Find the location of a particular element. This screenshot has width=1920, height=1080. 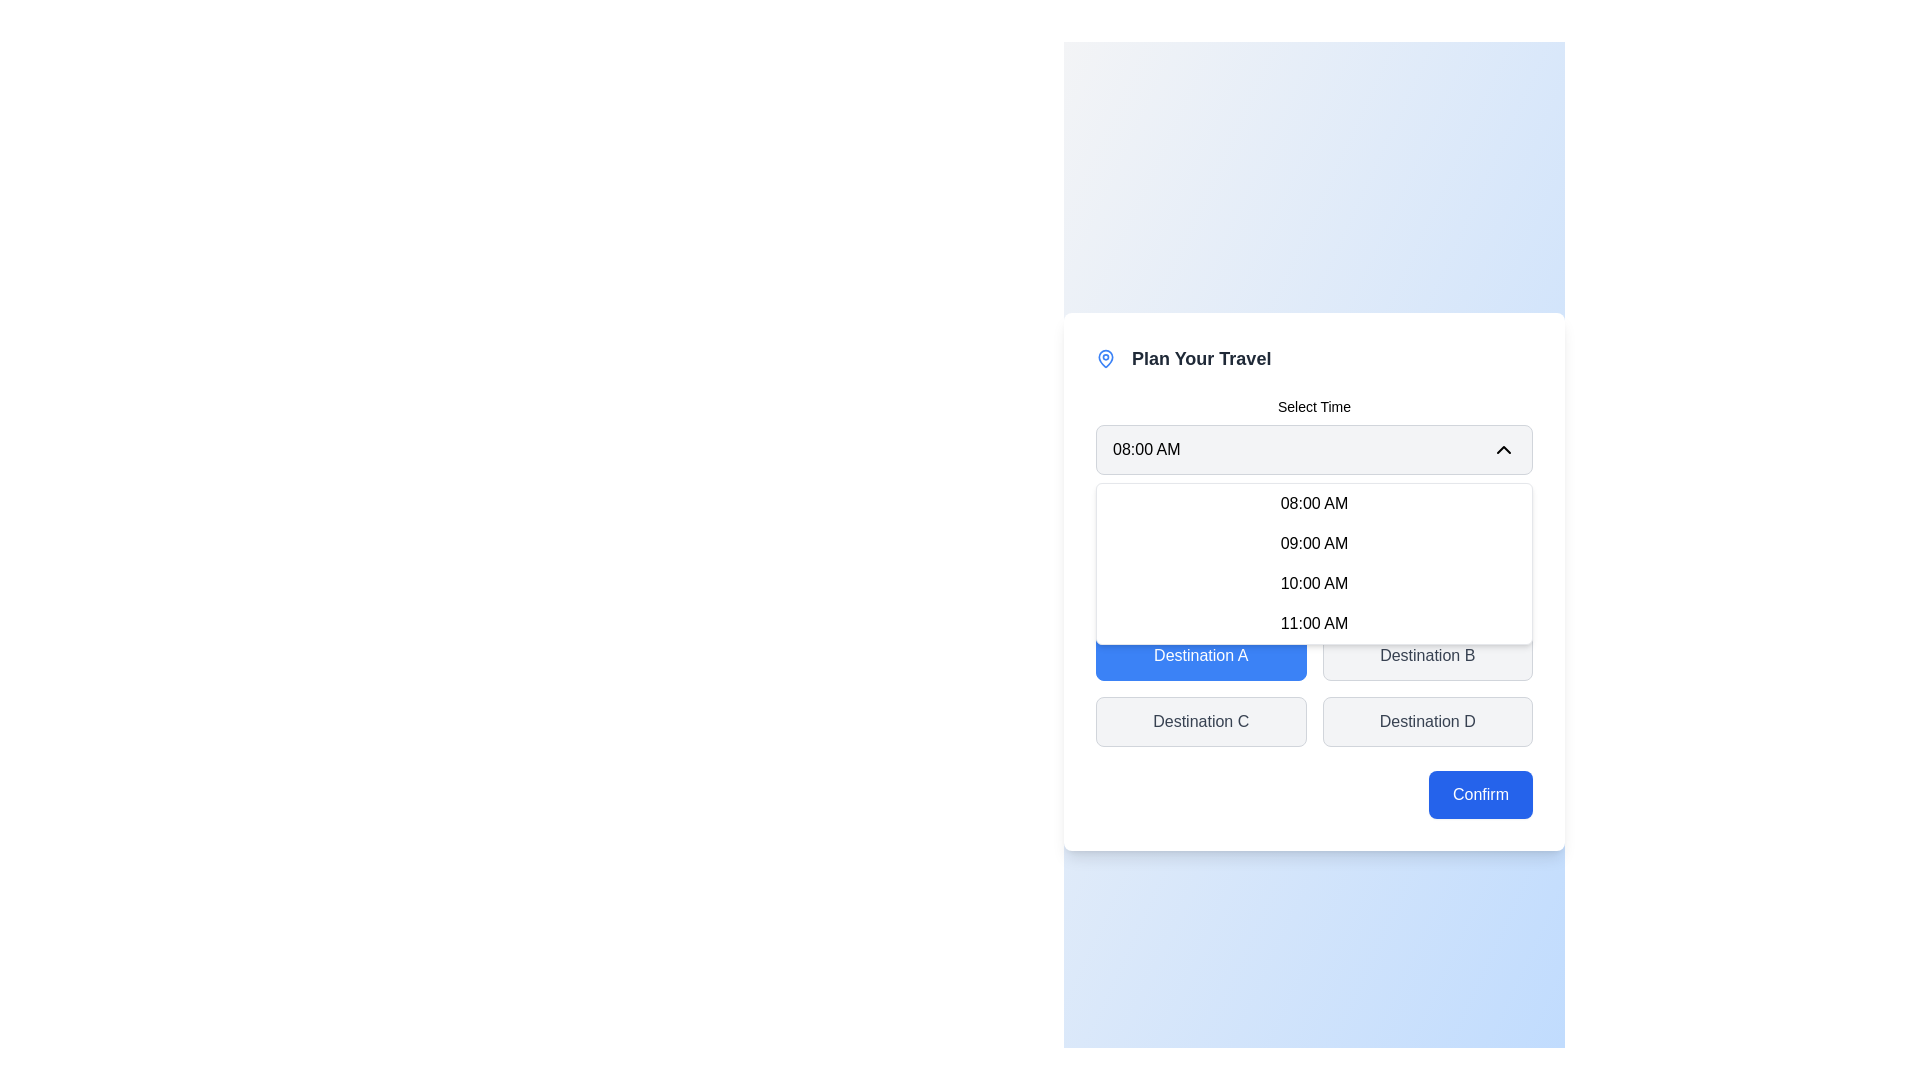

the 'Select Time' dropdown menu is located at coordinates (1314, 434).